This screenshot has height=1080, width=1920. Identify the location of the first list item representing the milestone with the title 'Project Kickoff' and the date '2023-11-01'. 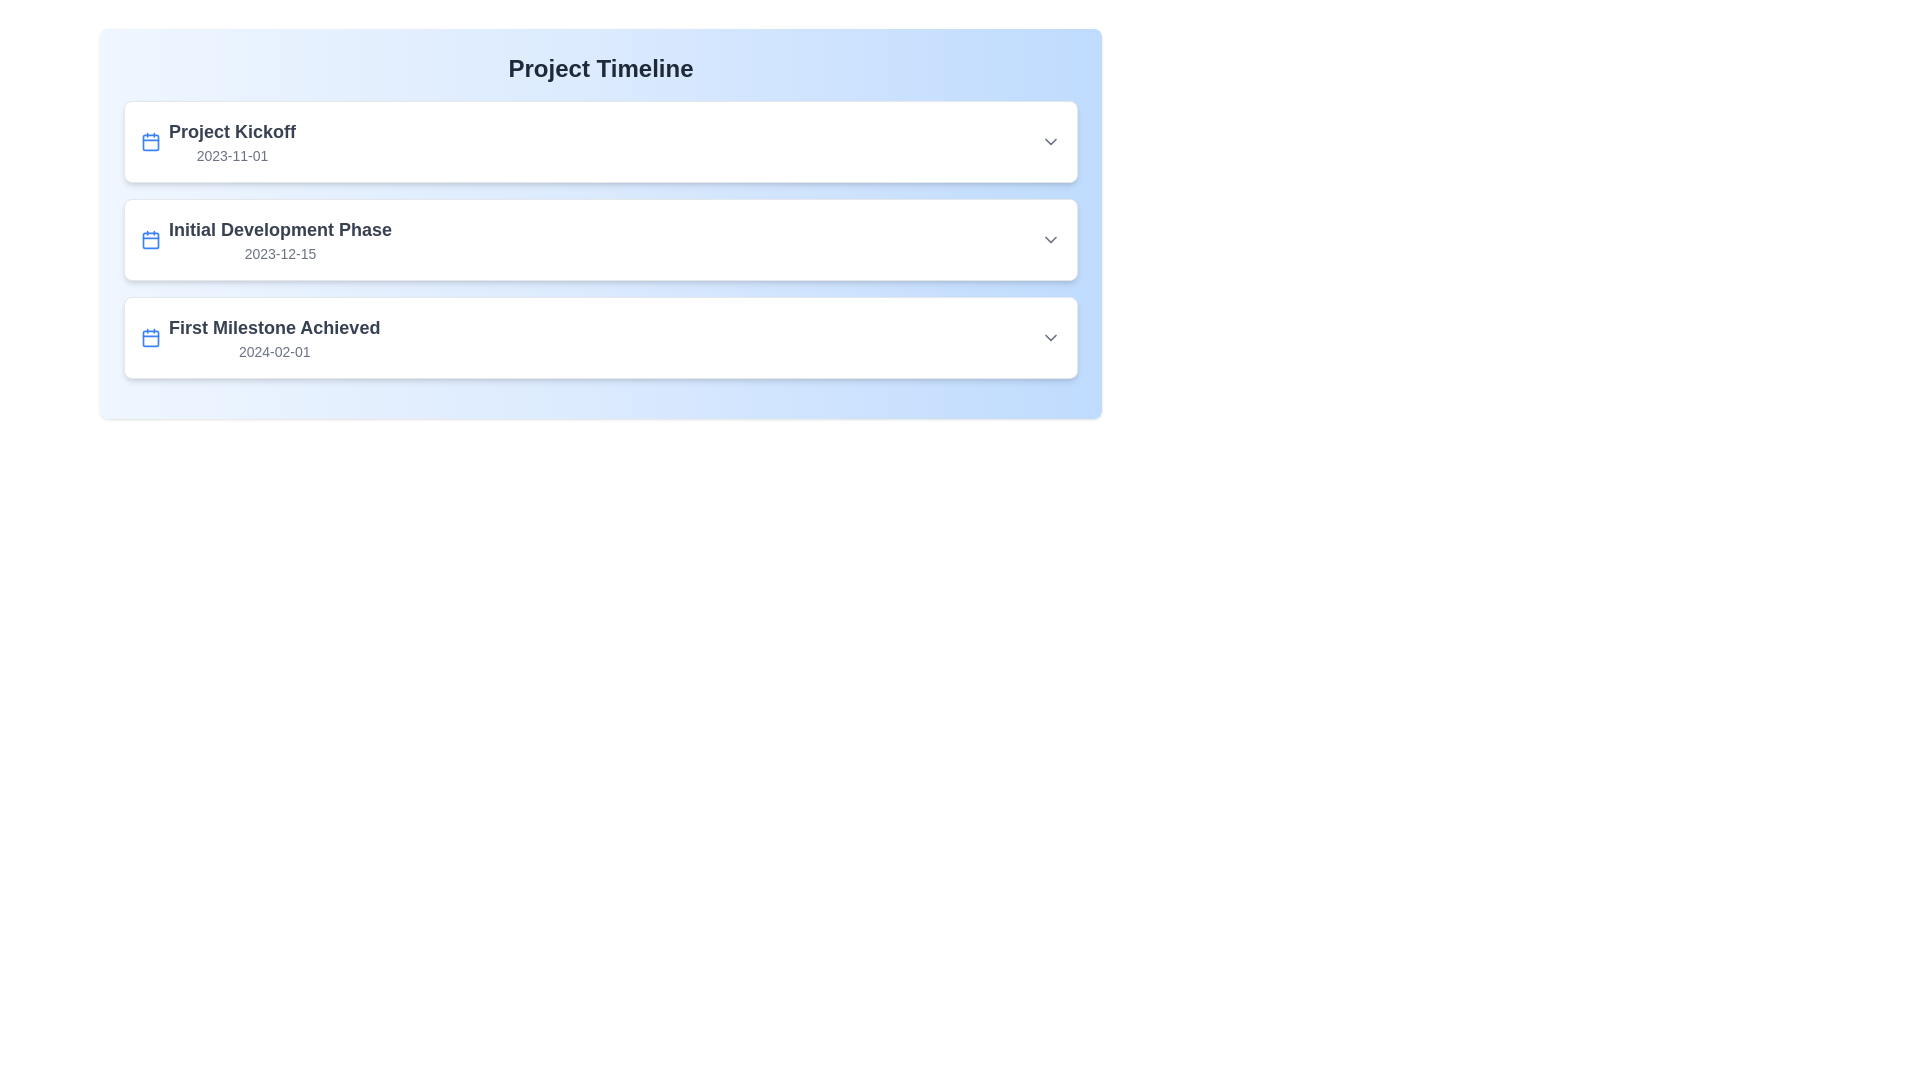
(218, 141).